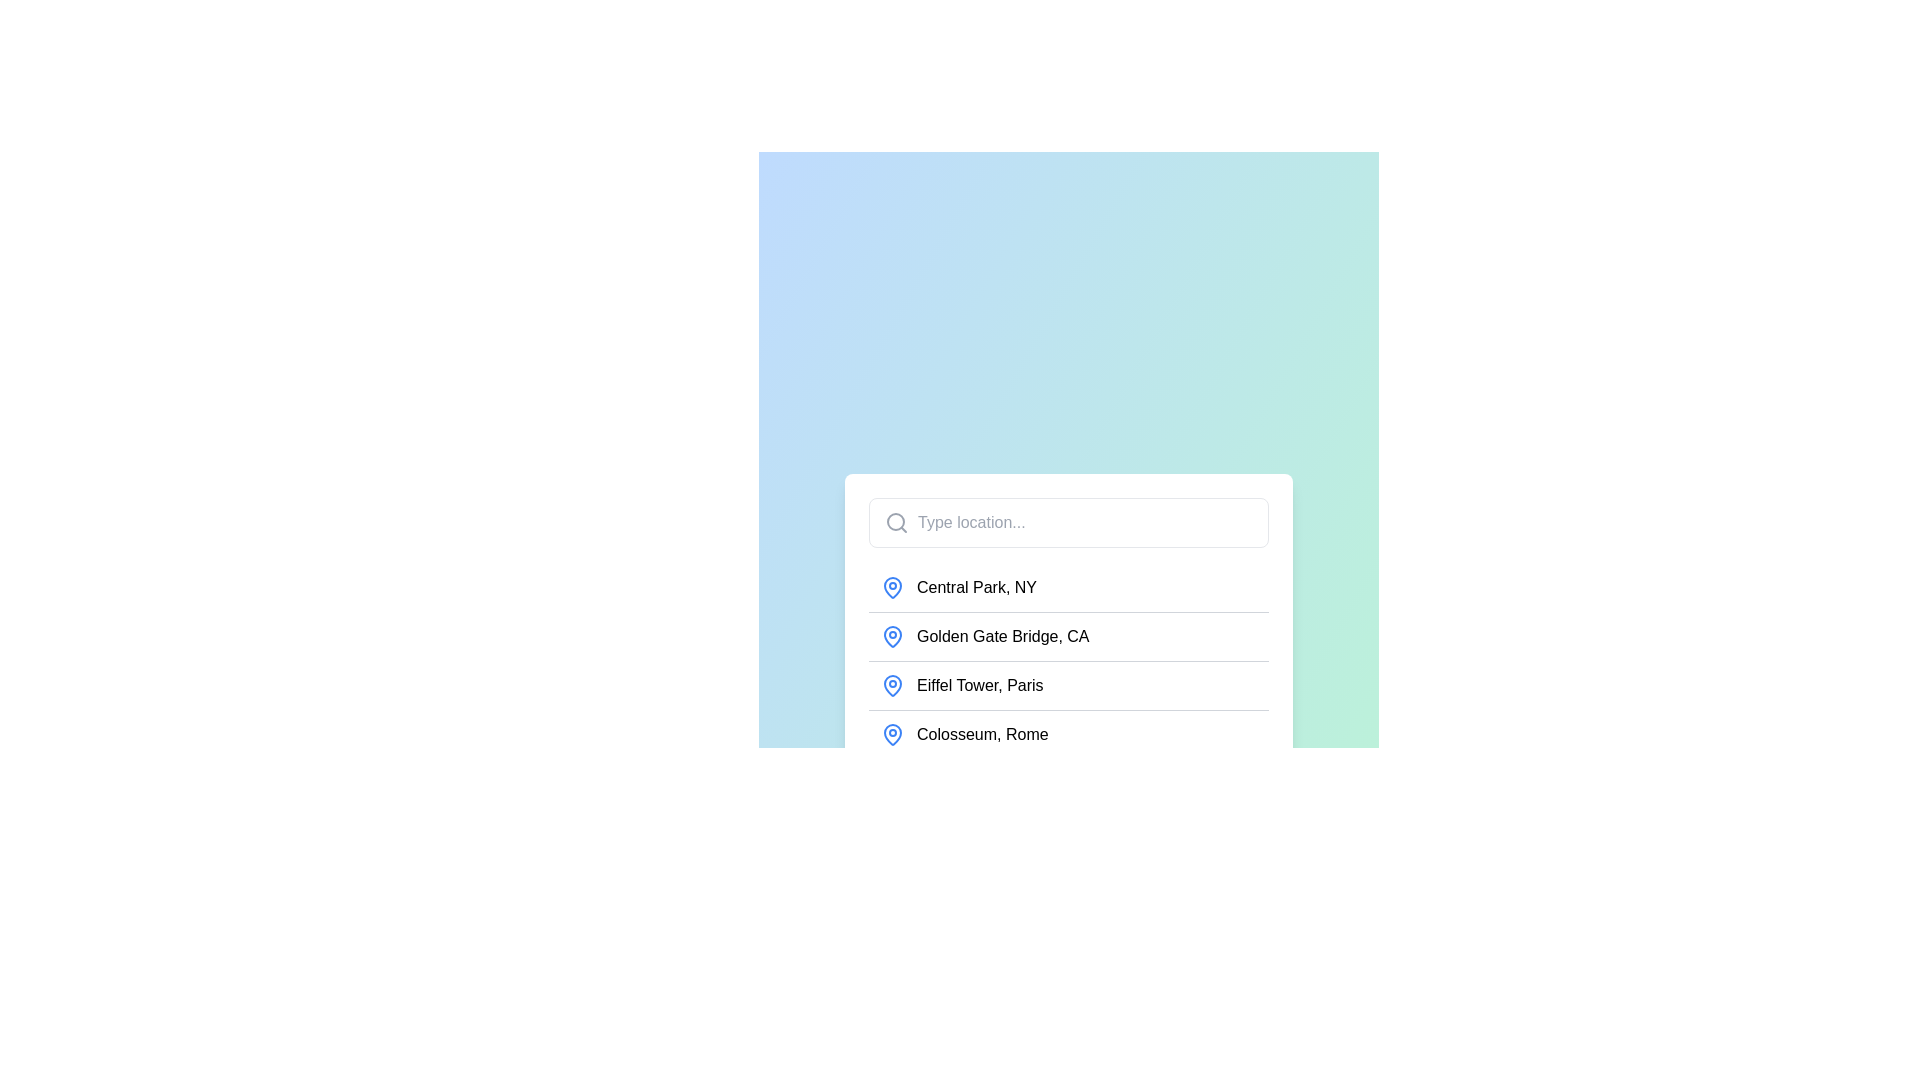  Describe the element at coordinates (896, 522) in the screenshot. I see `the search icon SVG element located at the left edge of the text input field, which serves as a visual indicator for the search functionality` at that location.